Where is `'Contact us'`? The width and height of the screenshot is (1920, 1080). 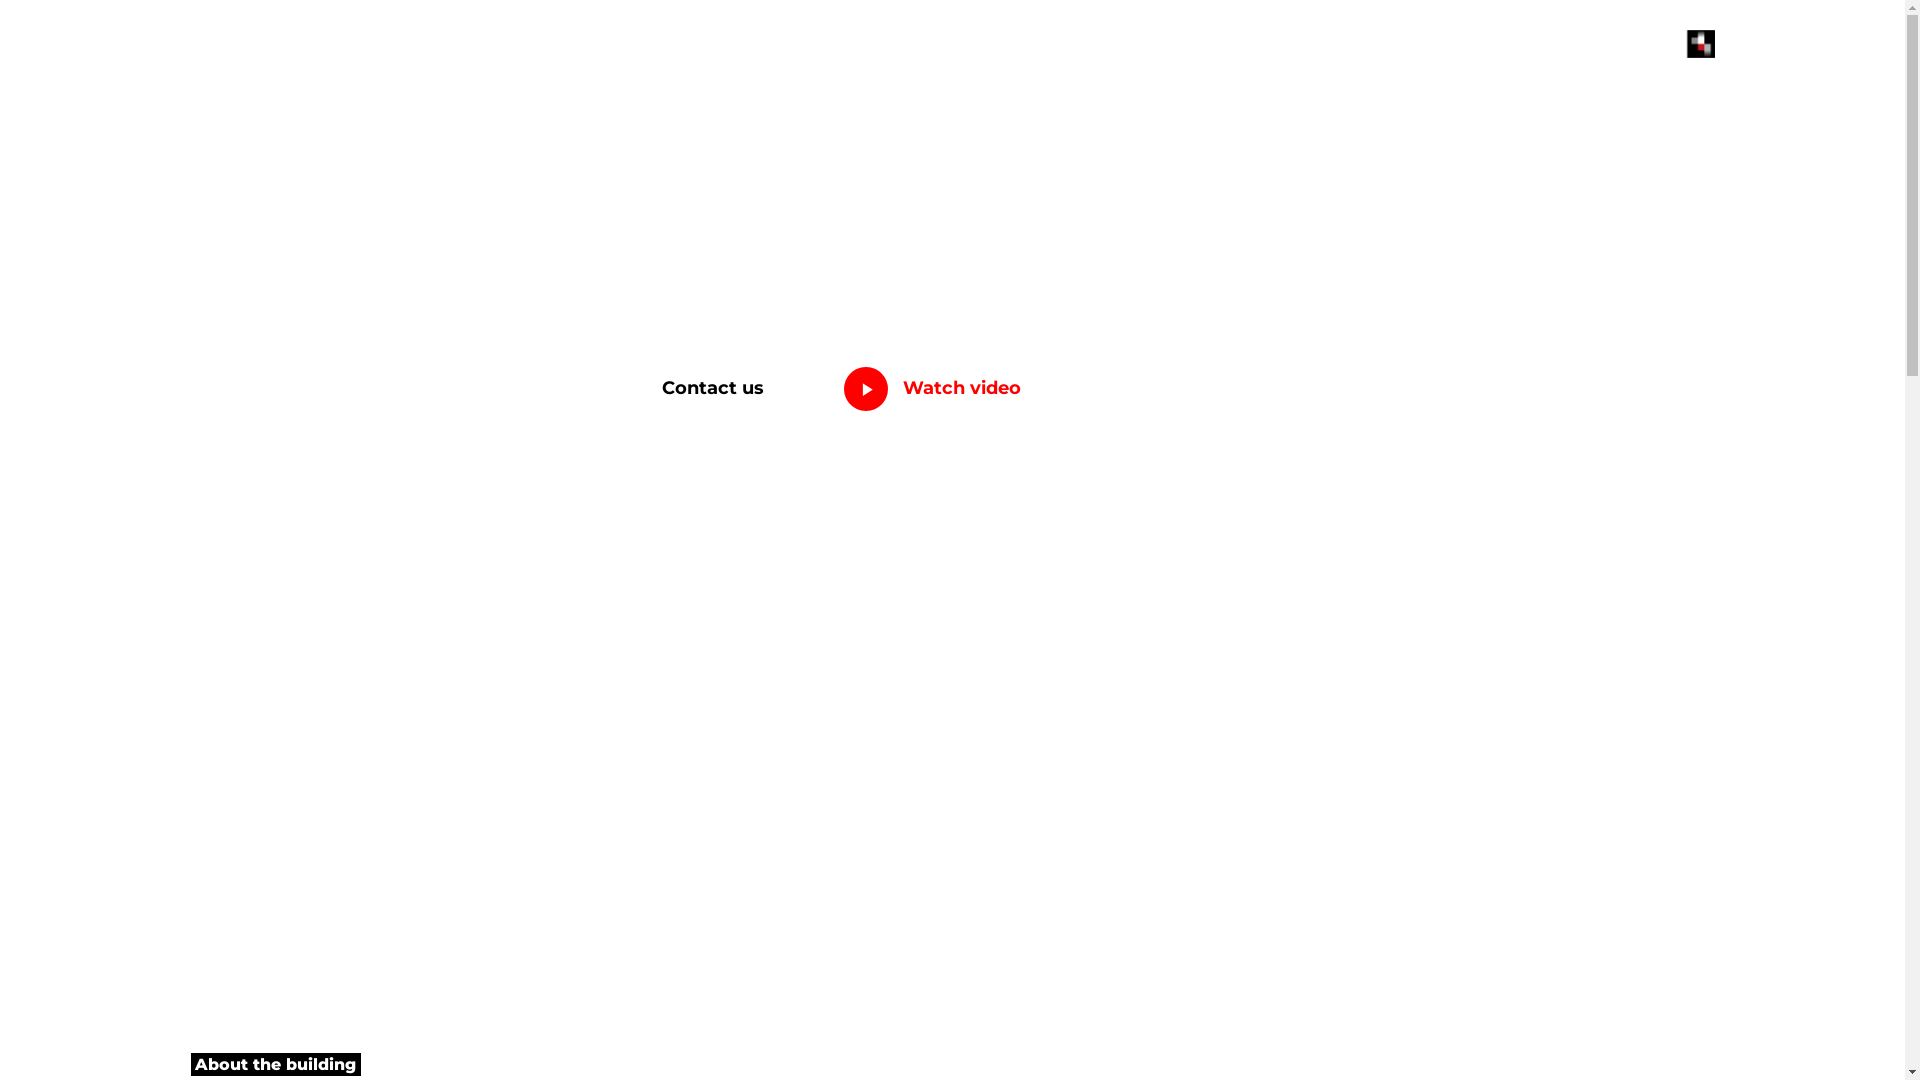 'Contact us' is located at coordinates (713, 388).